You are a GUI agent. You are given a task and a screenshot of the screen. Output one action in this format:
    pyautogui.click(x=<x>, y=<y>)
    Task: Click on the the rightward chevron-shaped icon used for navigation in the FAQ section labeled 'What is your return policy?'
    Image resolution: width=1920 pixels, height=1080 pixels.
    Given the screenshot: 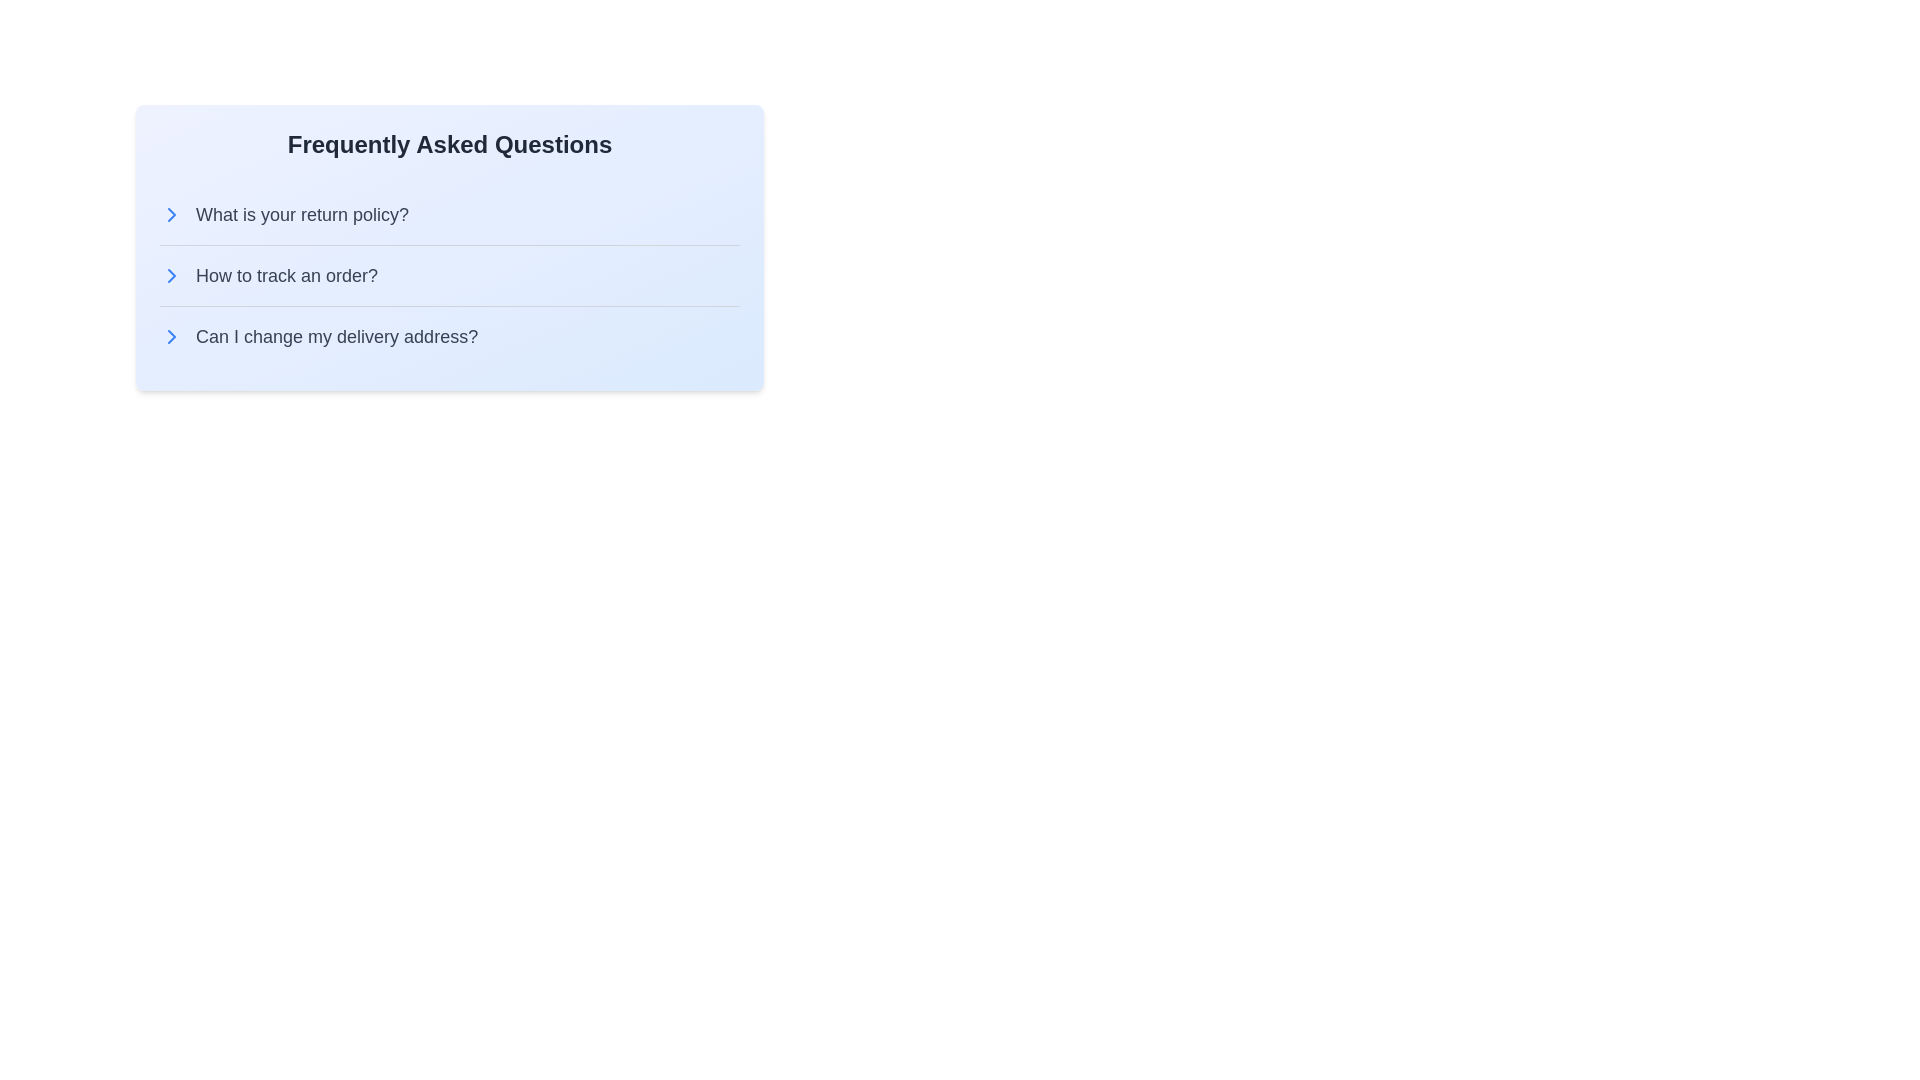 What is the action you would take?
    pyautogui.click(x=172, y=215)
    